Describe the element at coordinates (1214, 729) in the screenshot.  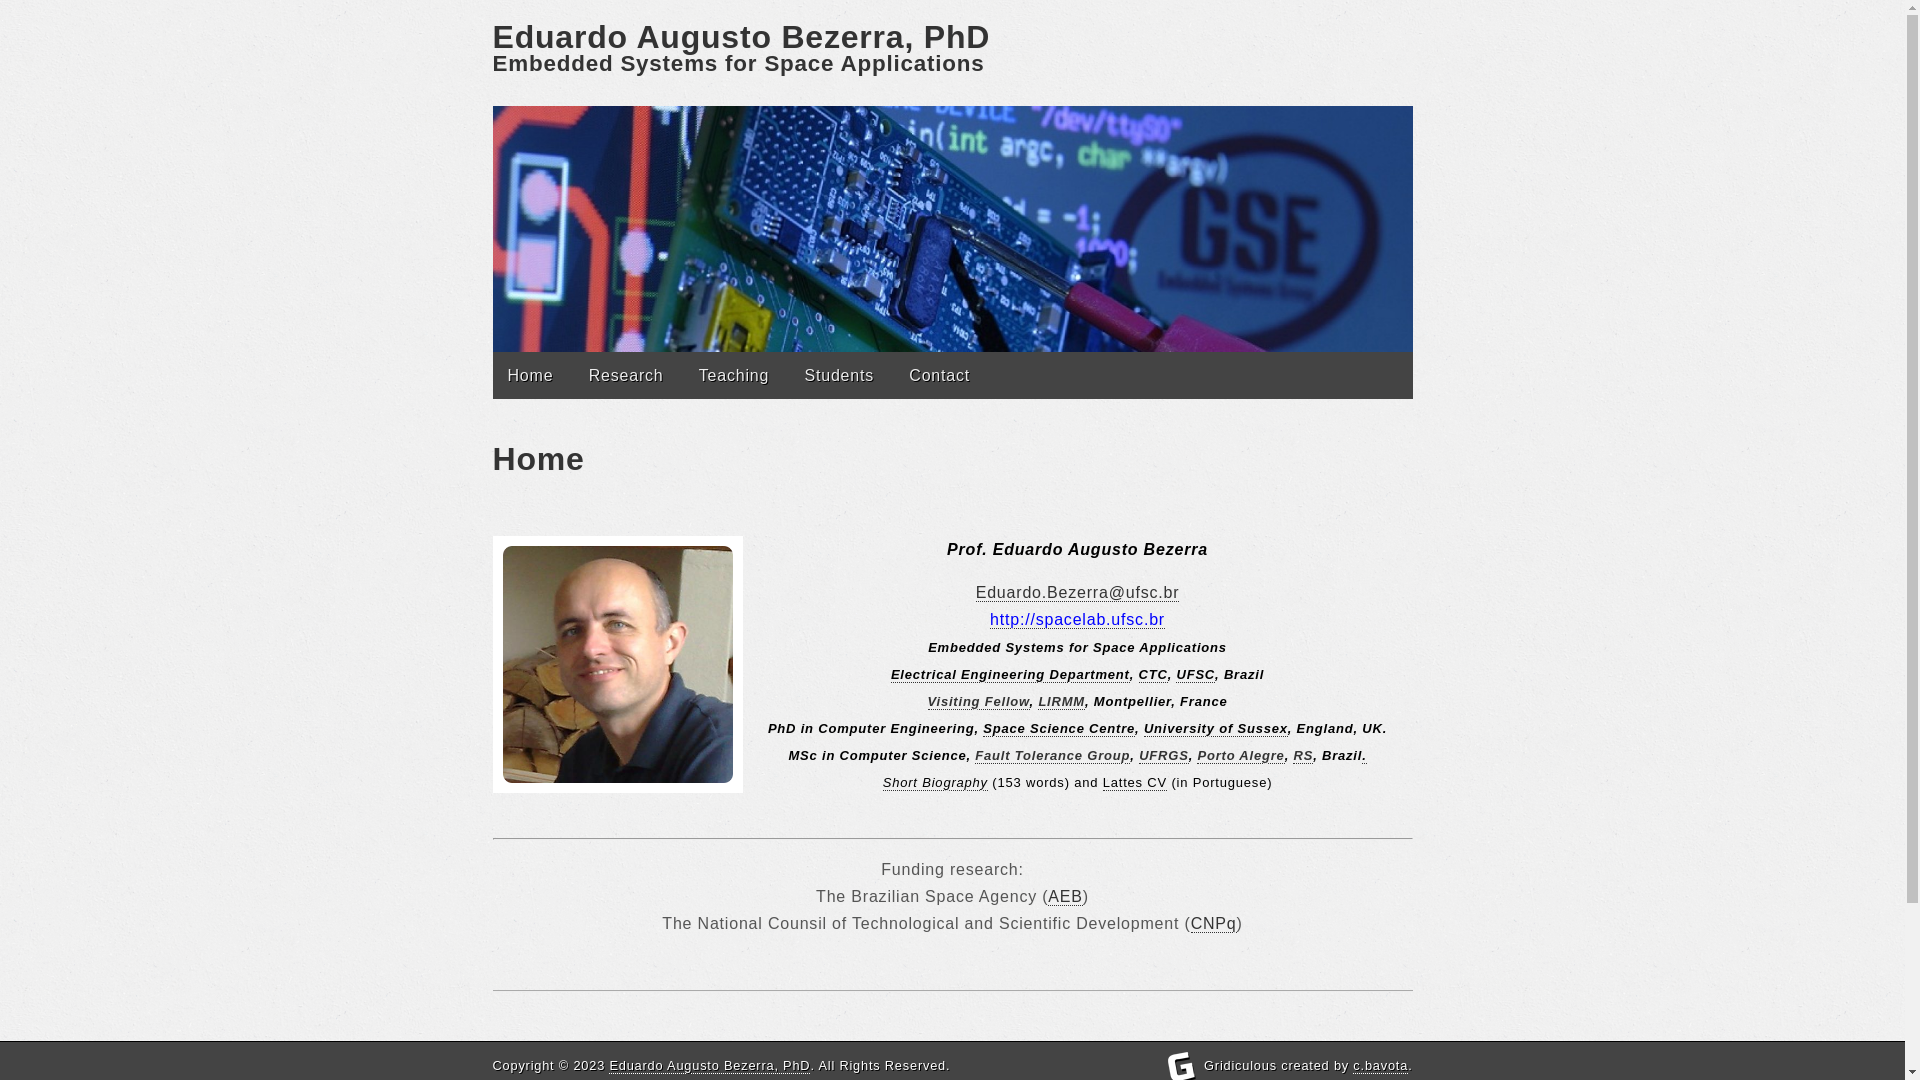
I see `'University of Sussex'` at that location.